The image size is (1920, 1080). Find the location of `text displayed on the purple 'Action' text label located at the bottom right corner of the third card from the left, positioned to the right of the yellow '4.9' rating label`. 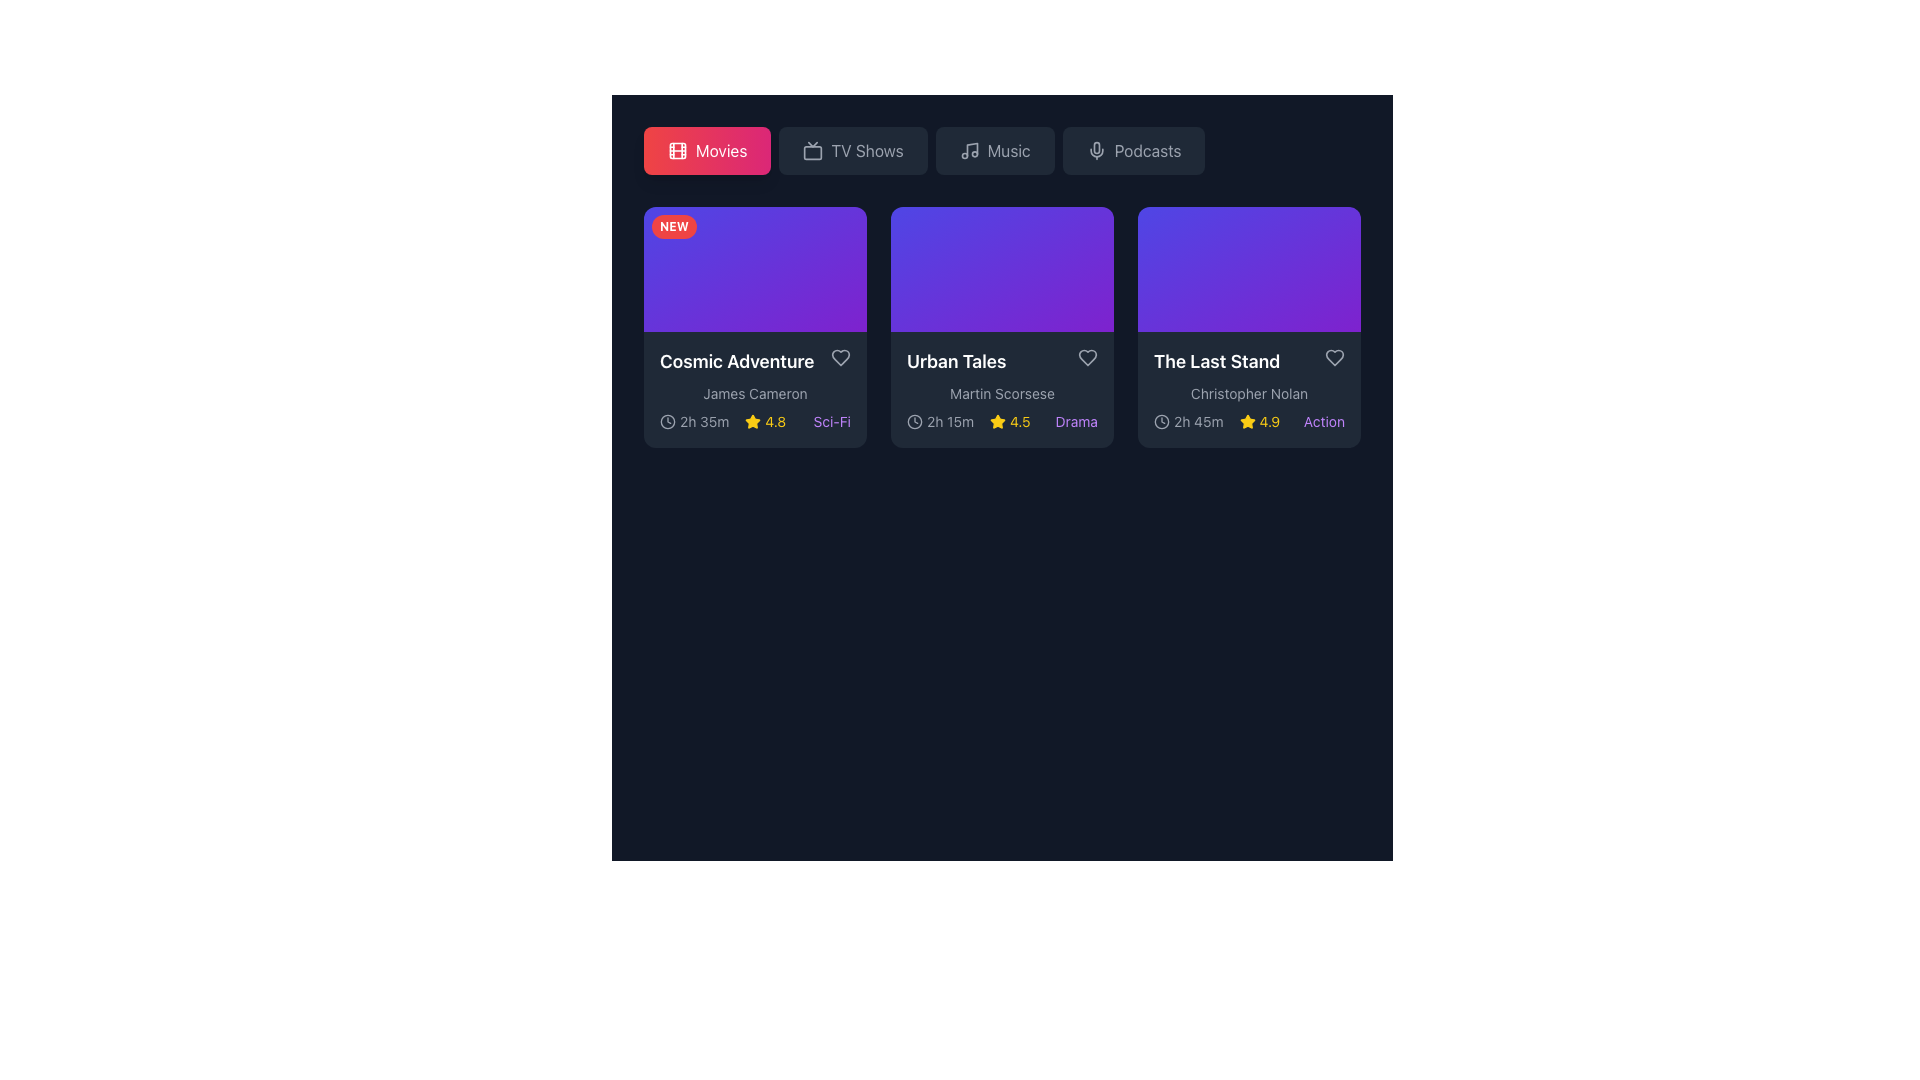

text displayed on the purple 'Action' text label located at the bottom right corner of the third card from the left, positioned to the right of the yellow '4.9' rating label is located at coordinates (1324, 421).